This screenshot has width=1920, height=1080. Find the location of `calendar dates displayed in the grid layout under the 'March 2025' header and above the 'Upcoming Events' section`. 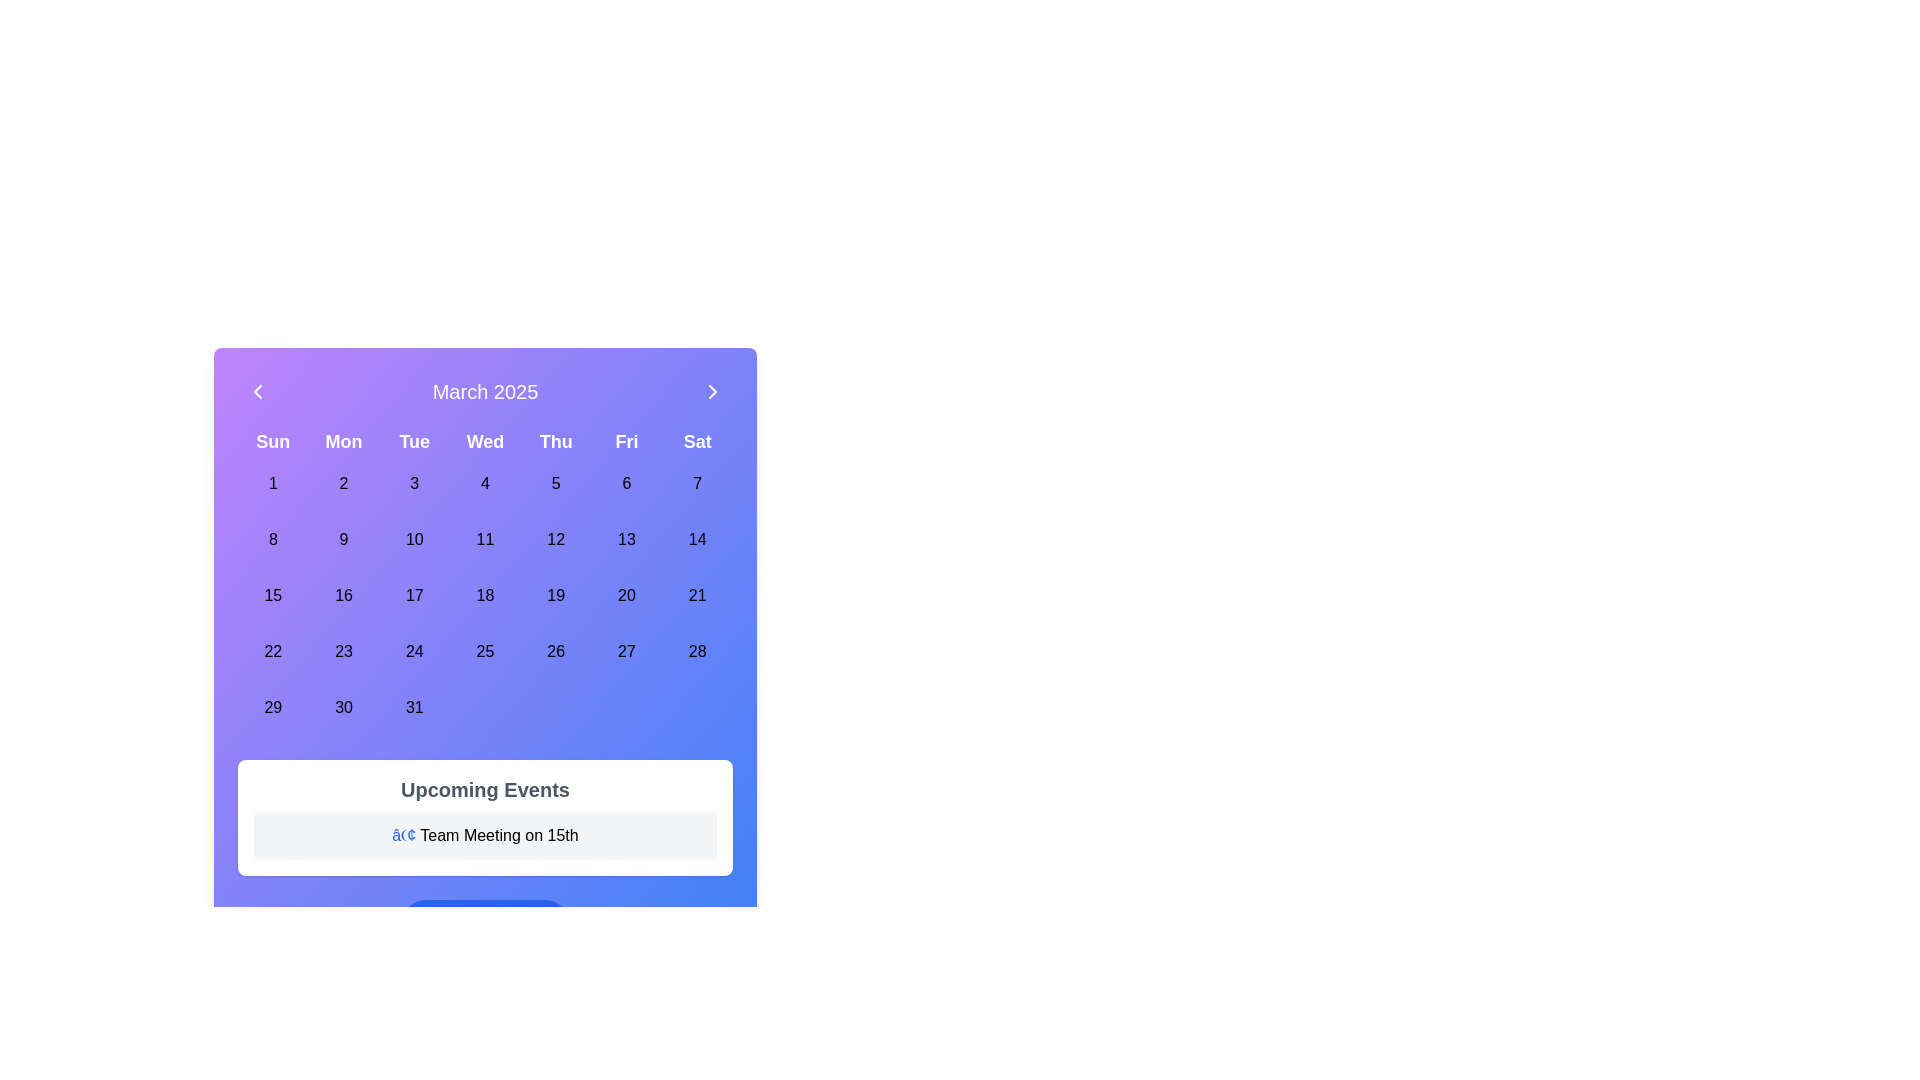

calendar dates displayed in the grid layout under the 'March 2025' header and above the 'Upcoming Events' section is located at coordinates (485, 582).